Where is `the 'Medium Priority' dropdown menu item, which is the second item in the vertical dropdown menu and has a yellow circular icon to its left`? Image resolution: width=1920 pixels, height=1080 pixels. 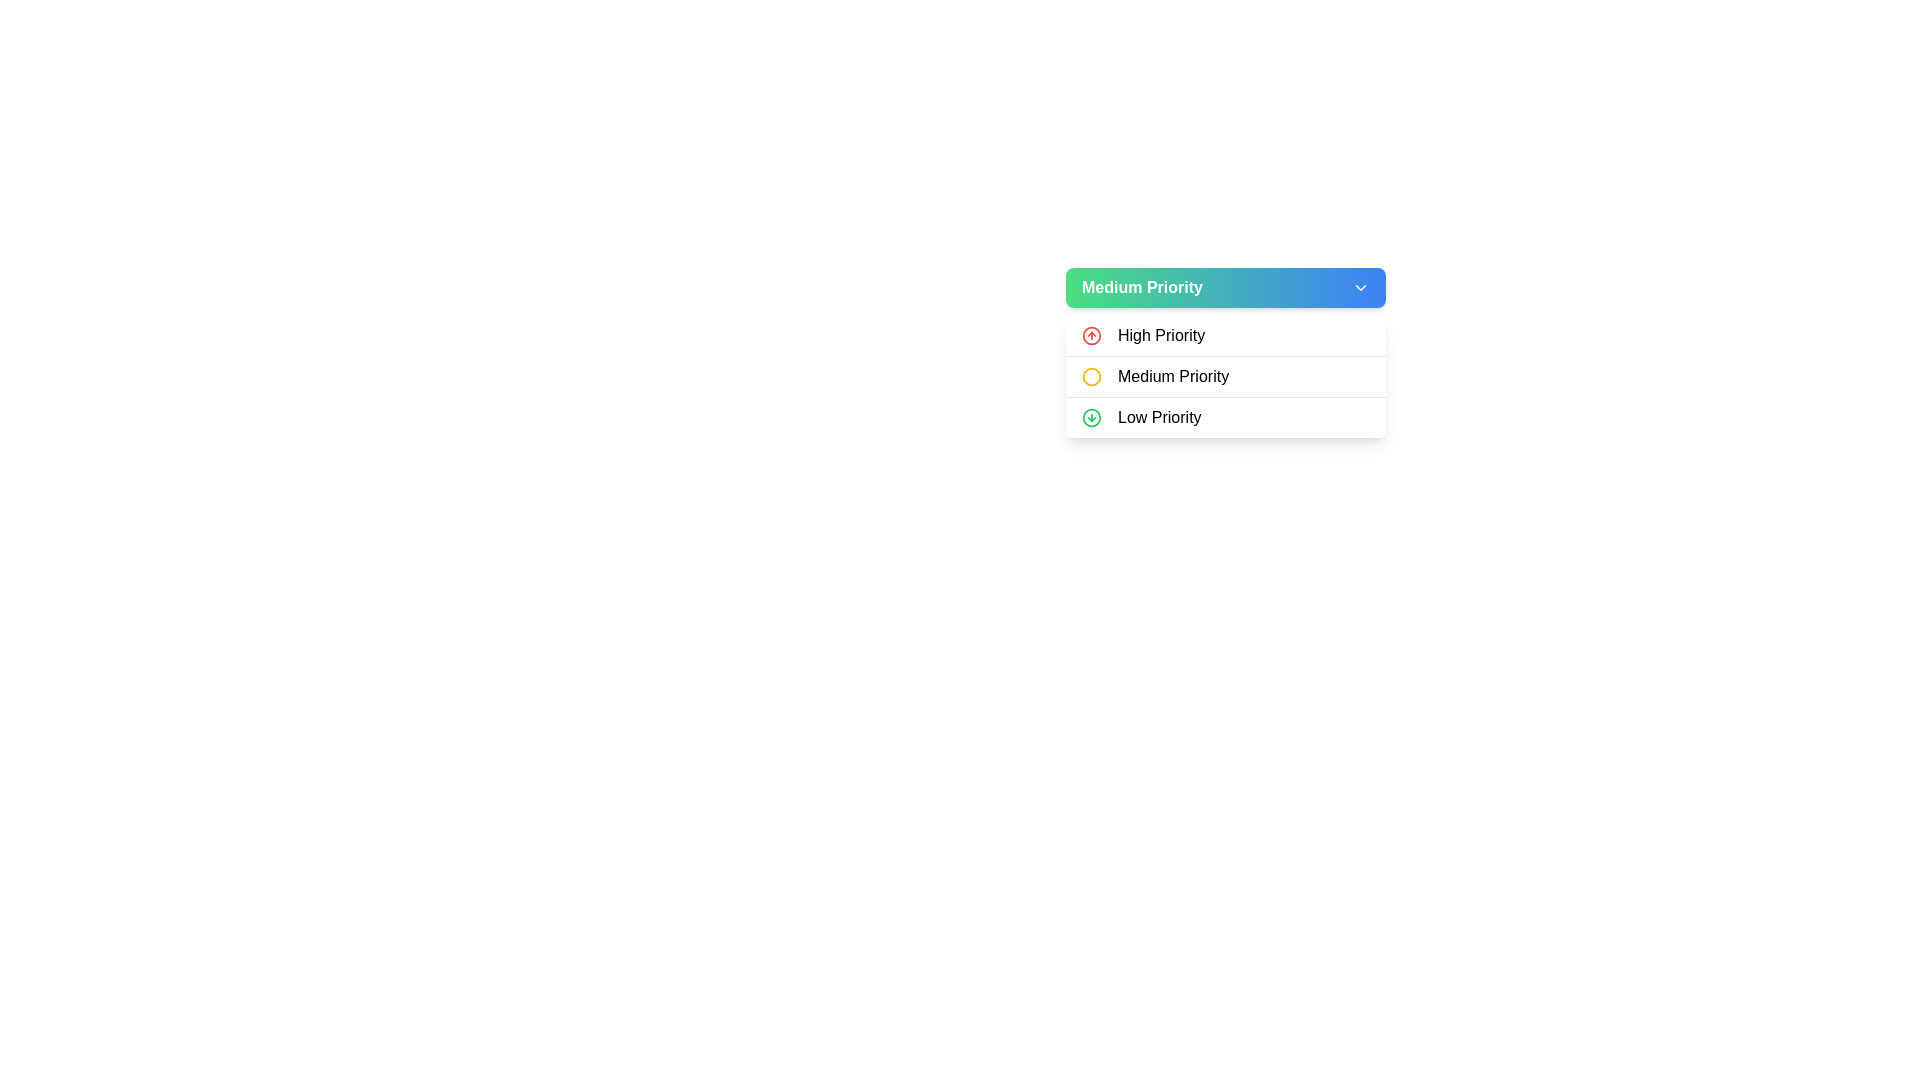
the 'Medium Priority' dropdown menu item, which is the second item in the vertical dropdown menu and has a yellow circular icon to its left is located at coordinates (1224, 376).